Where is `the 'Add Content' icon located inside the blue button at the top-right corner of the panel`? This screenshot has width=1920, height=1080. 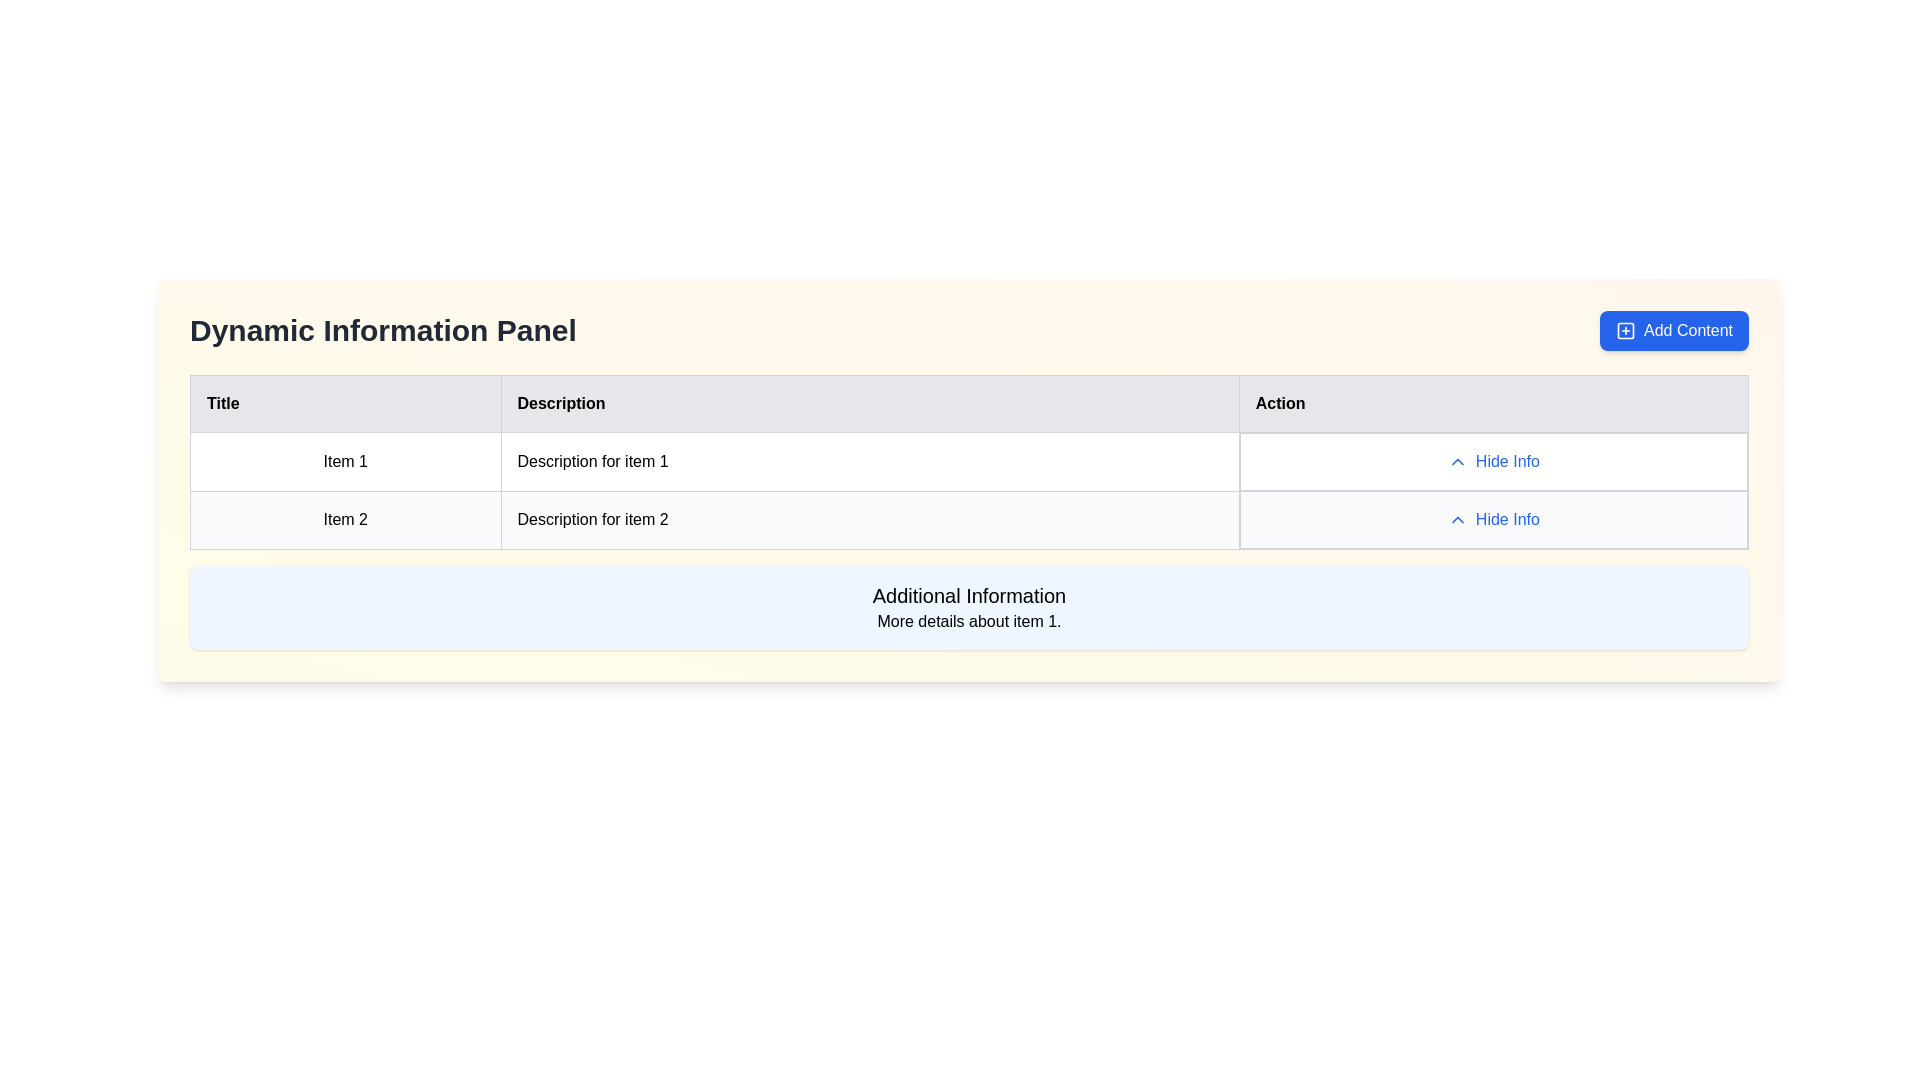
the 'Add Content' icon located inside the blue button at the top-right corner of the panel is located at coordinates (1626, 330).